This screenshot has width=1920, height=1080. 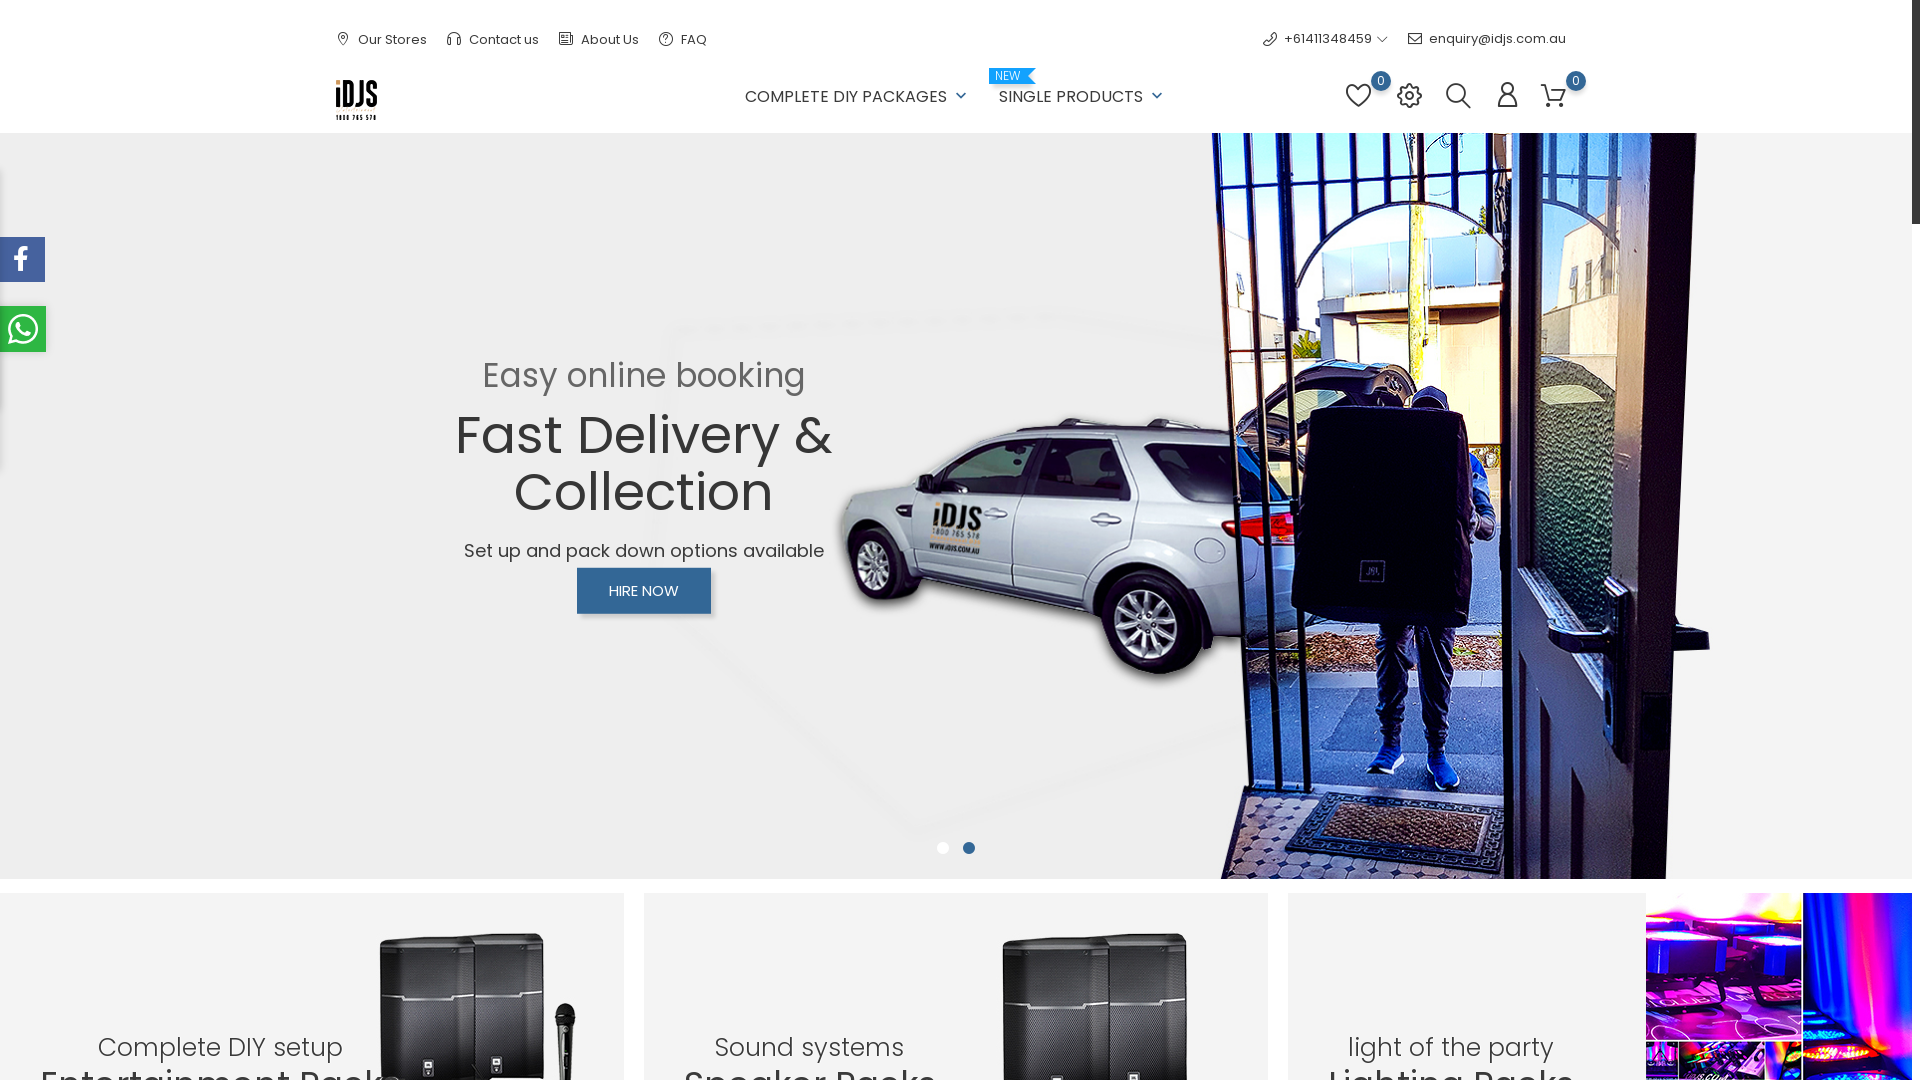 What do you see at coordinates (998, 92) in the screenshot?
I see `'SINGLE PRODUCTS` at bounding box center [998, 92].